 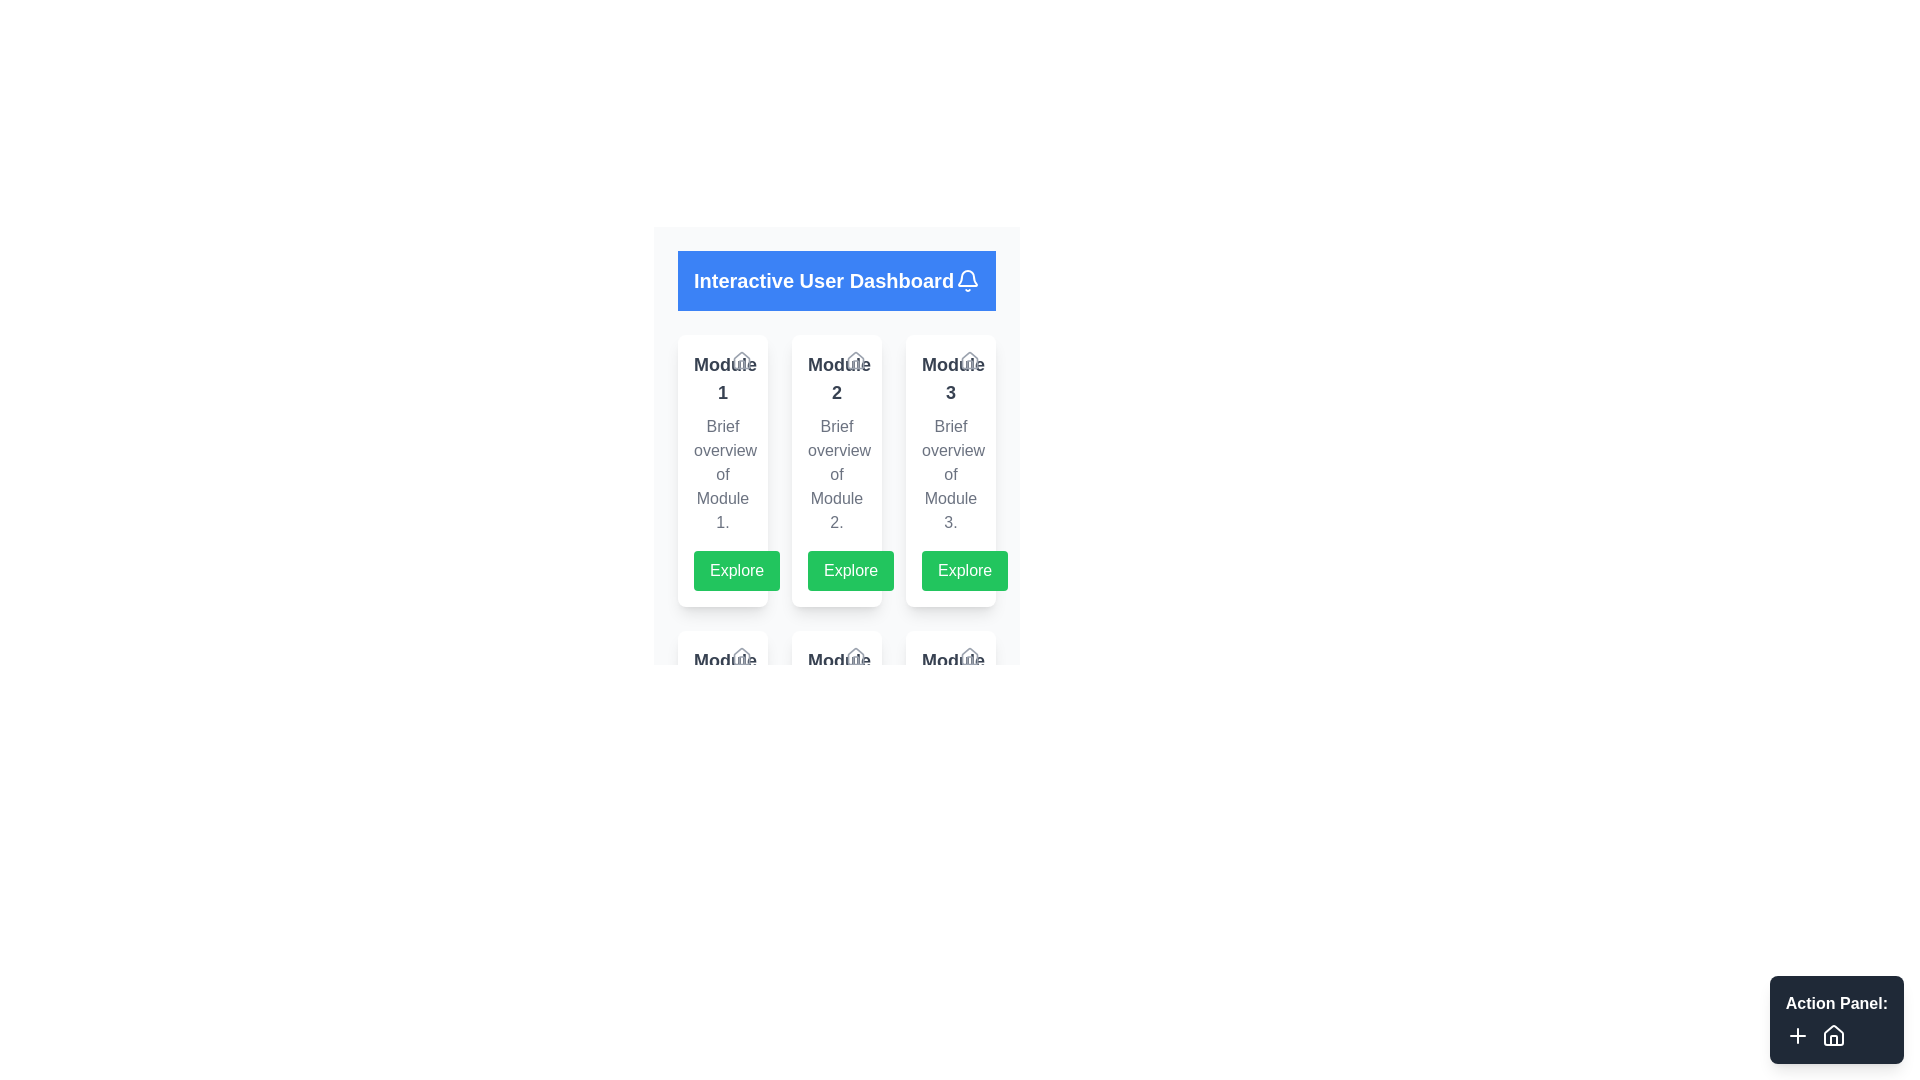 What do you see at coordinates (741, 656) in the screenshot?
I see `the house icon located at the top-right of the card containing the 'Module 4' information, above the text 'Module 4'` at bounding box center [741, 656].